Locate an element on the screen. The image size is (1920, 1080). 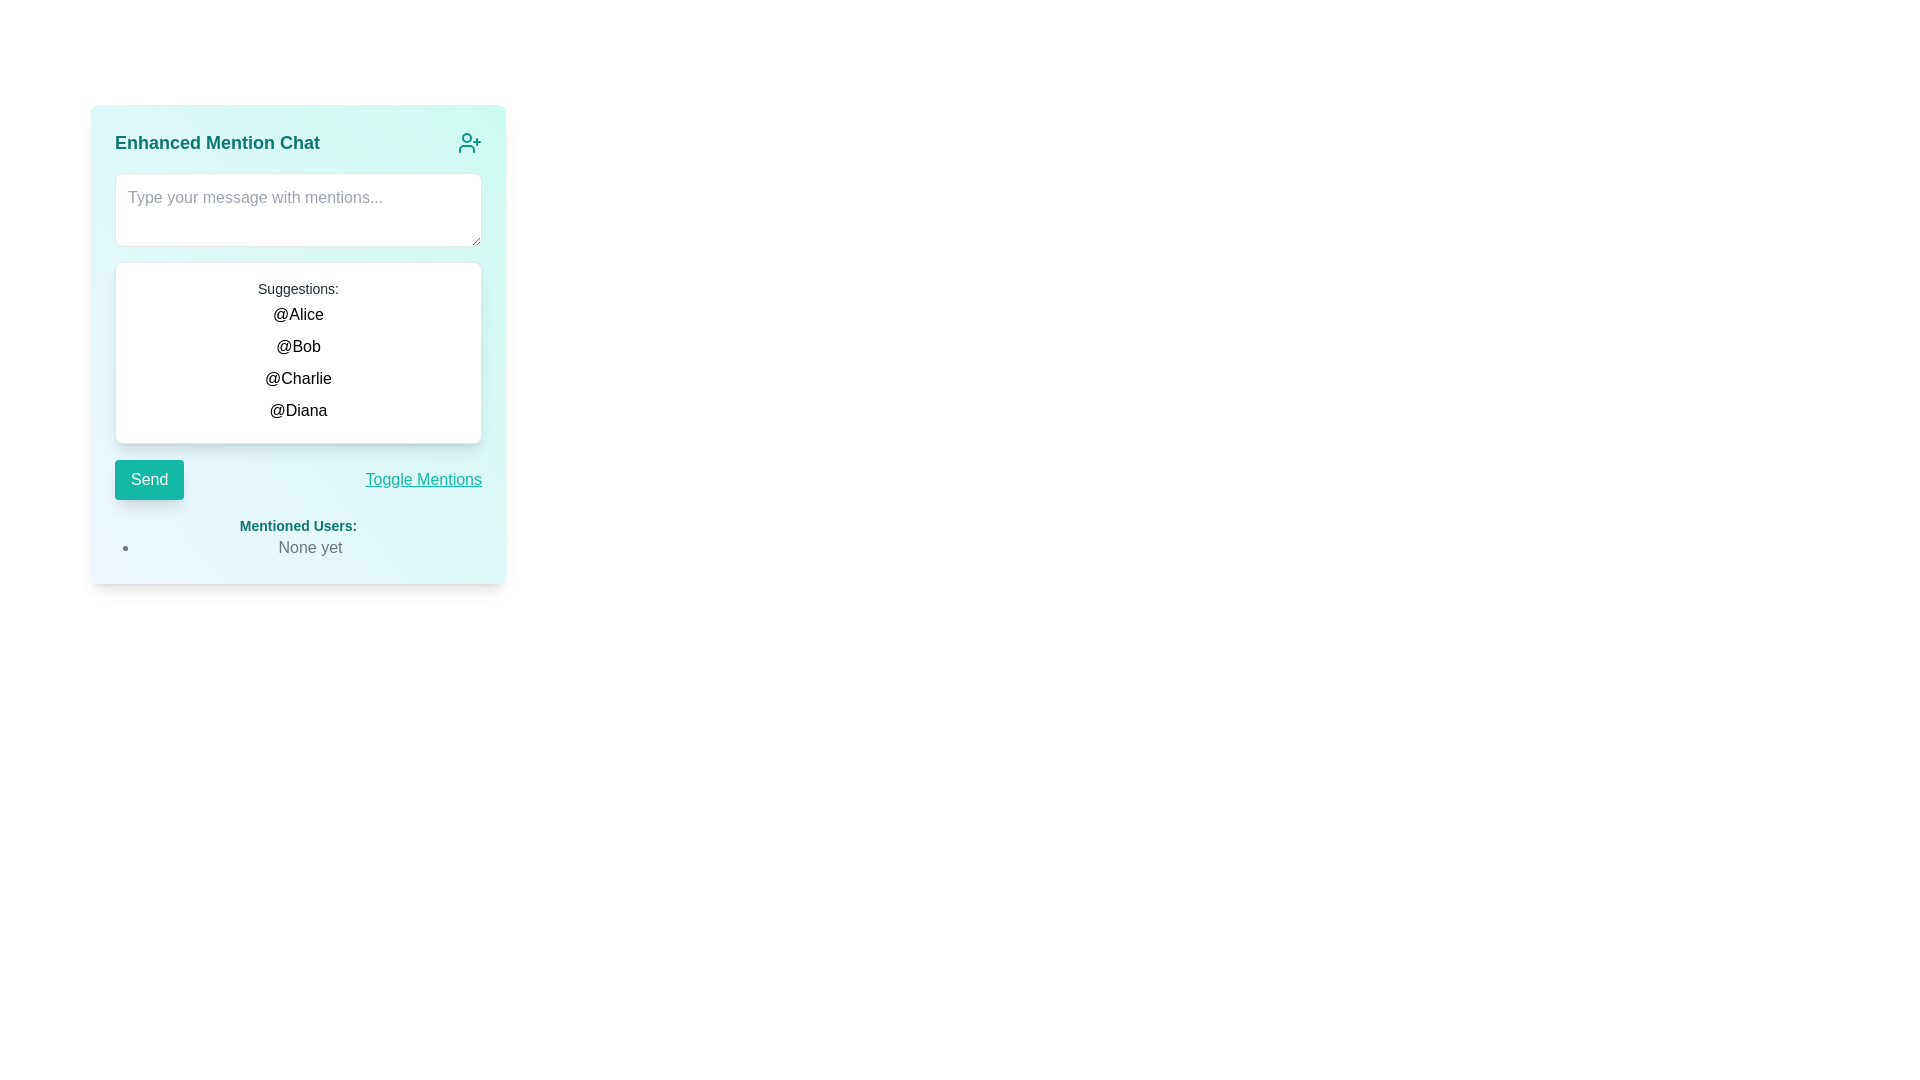
the text label that reads 'Enhanced Mention Chat', which is styled prominently in bold teal font and located at the top left of the main panel is located at coordinates (217, 141).